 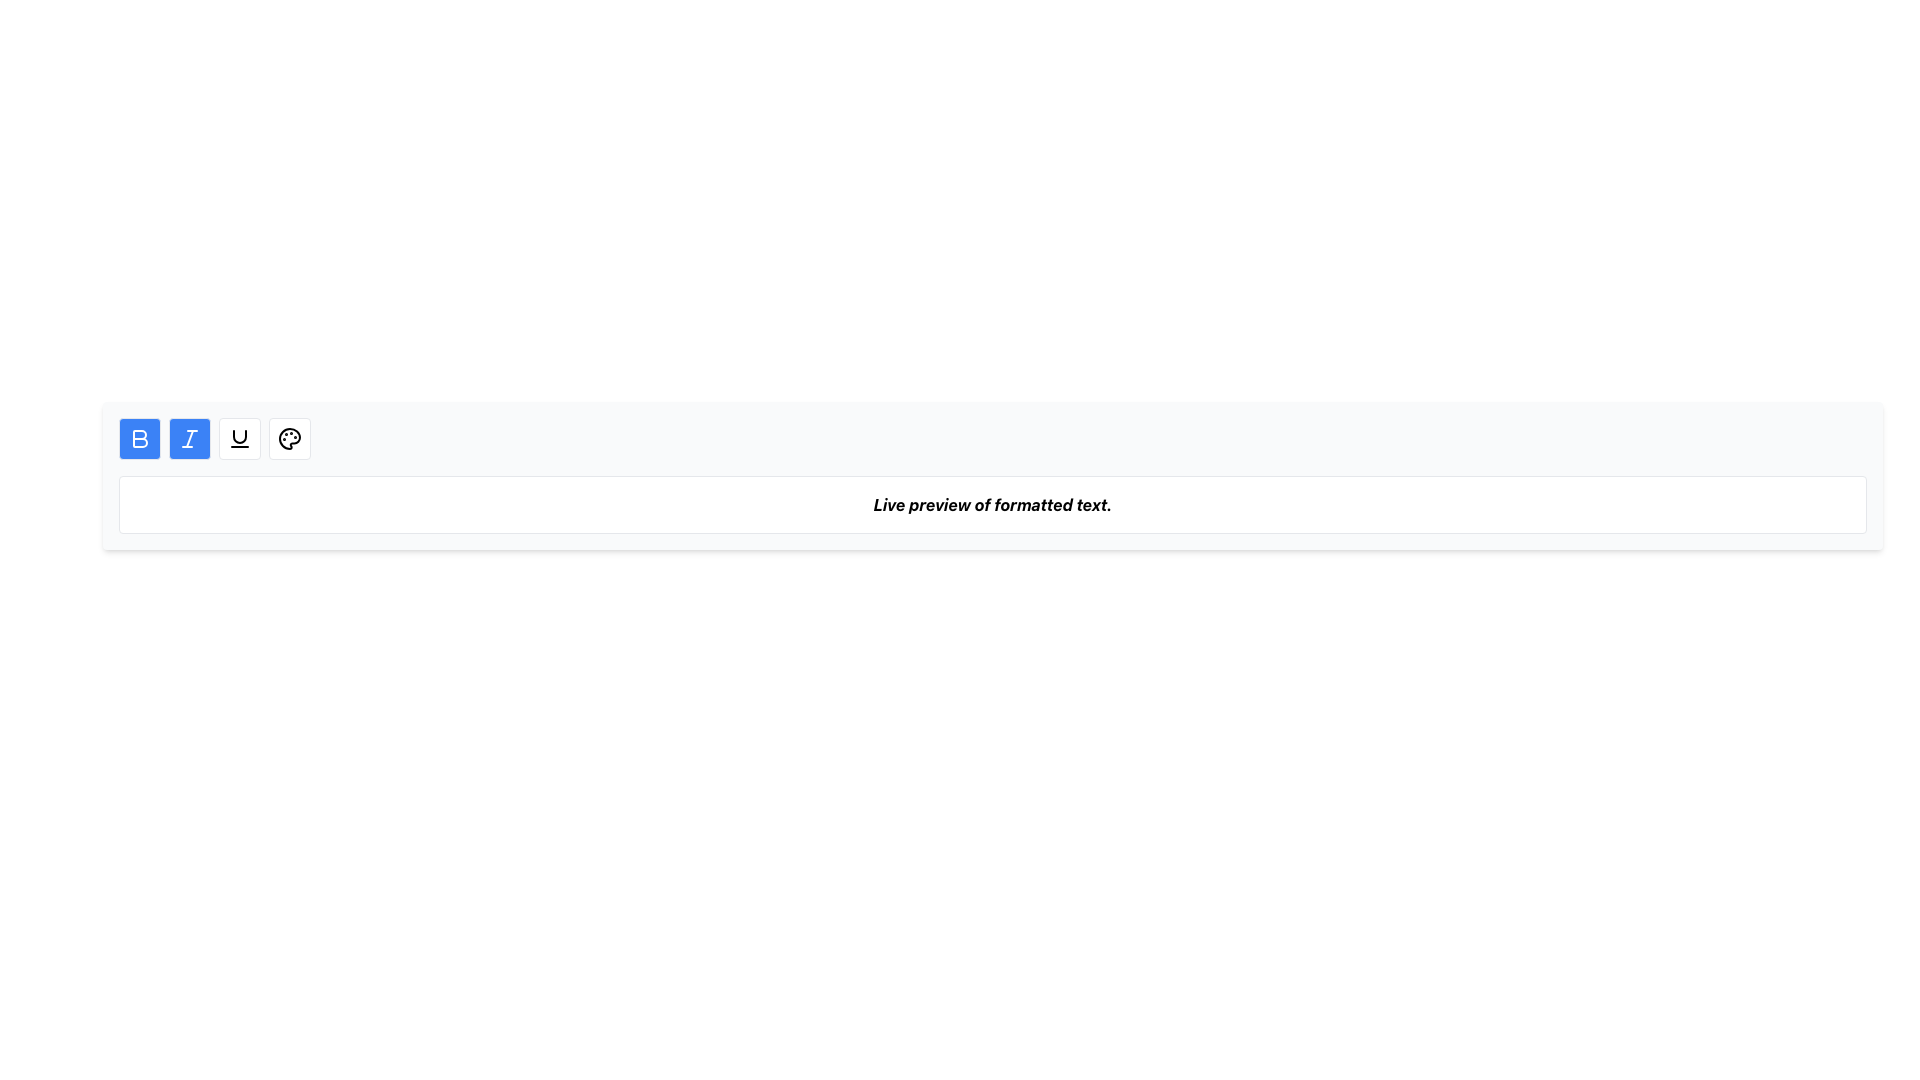 I want to click on the blue button with a white 'B' symbol located, so click(x=138, y=438).